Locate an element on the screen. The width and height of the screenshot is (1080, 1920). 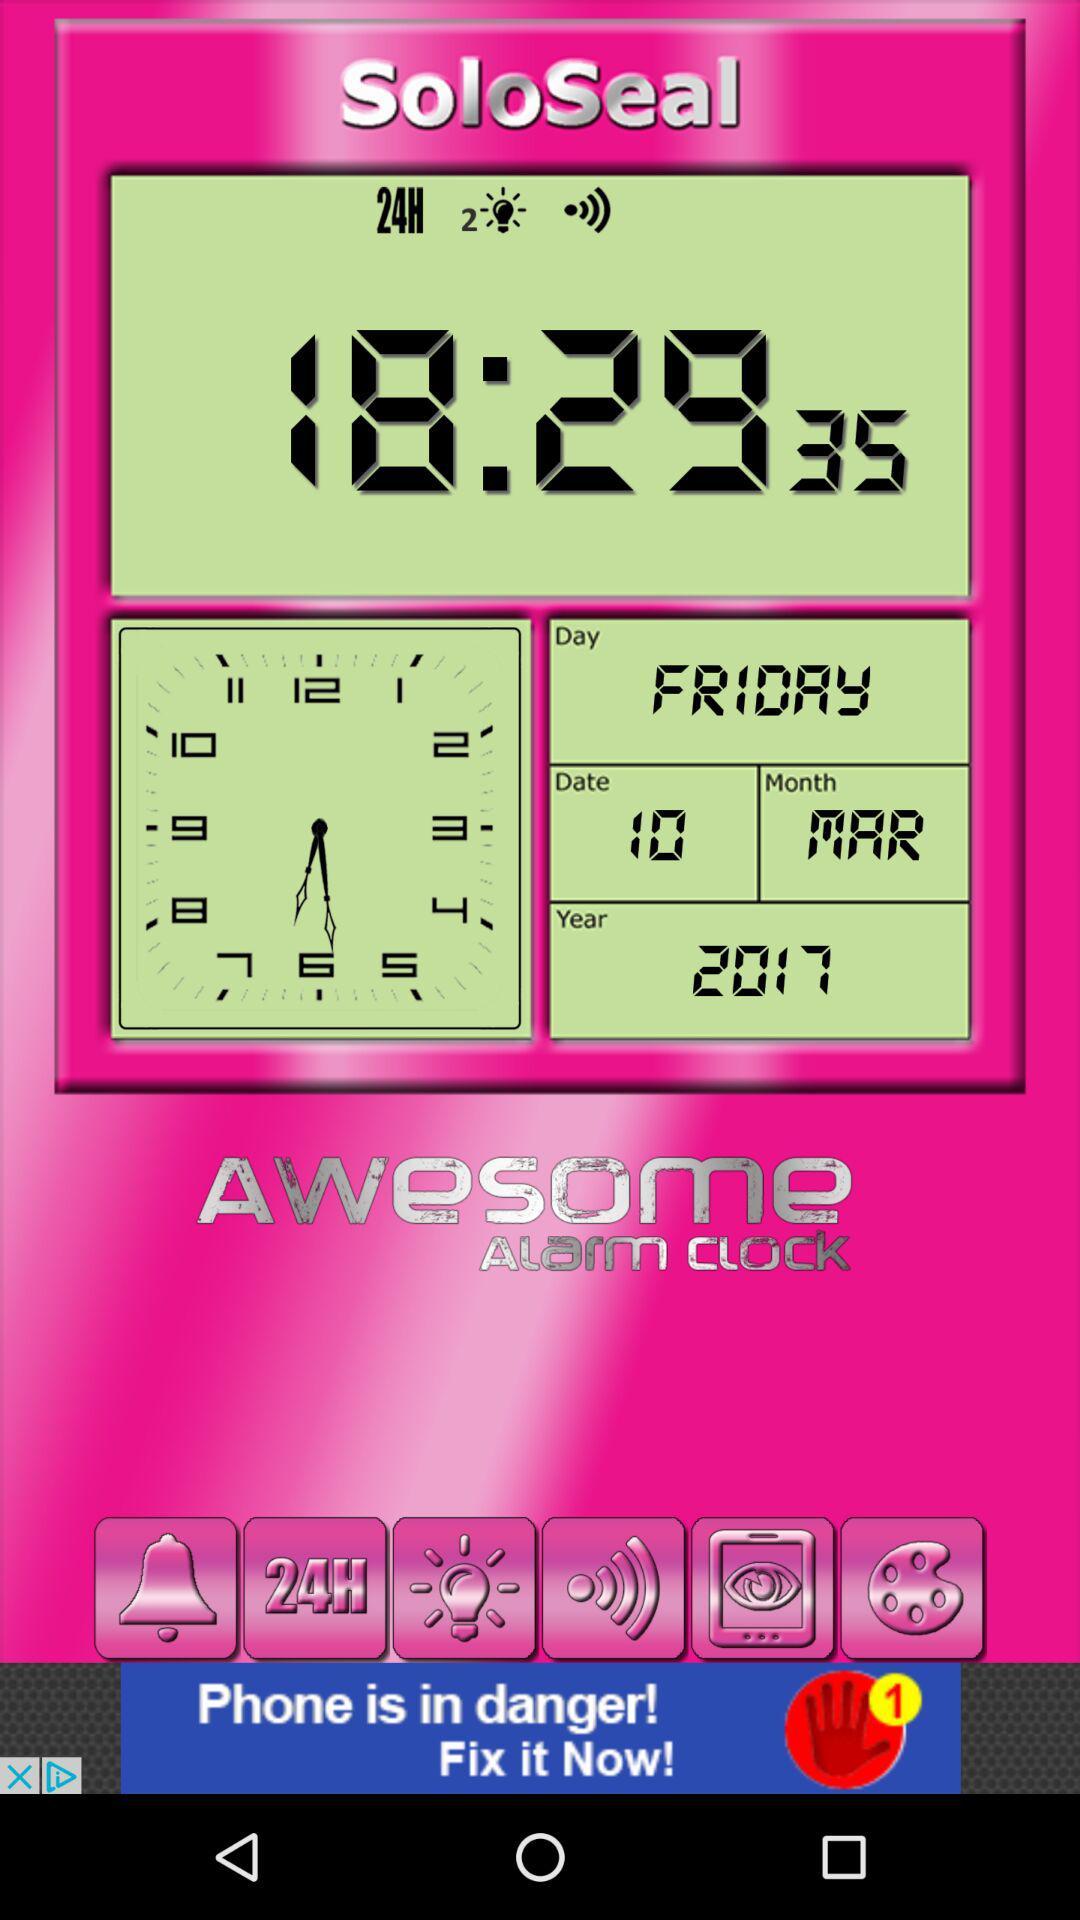
it a alarm key is located at coordinates (165, 1587).